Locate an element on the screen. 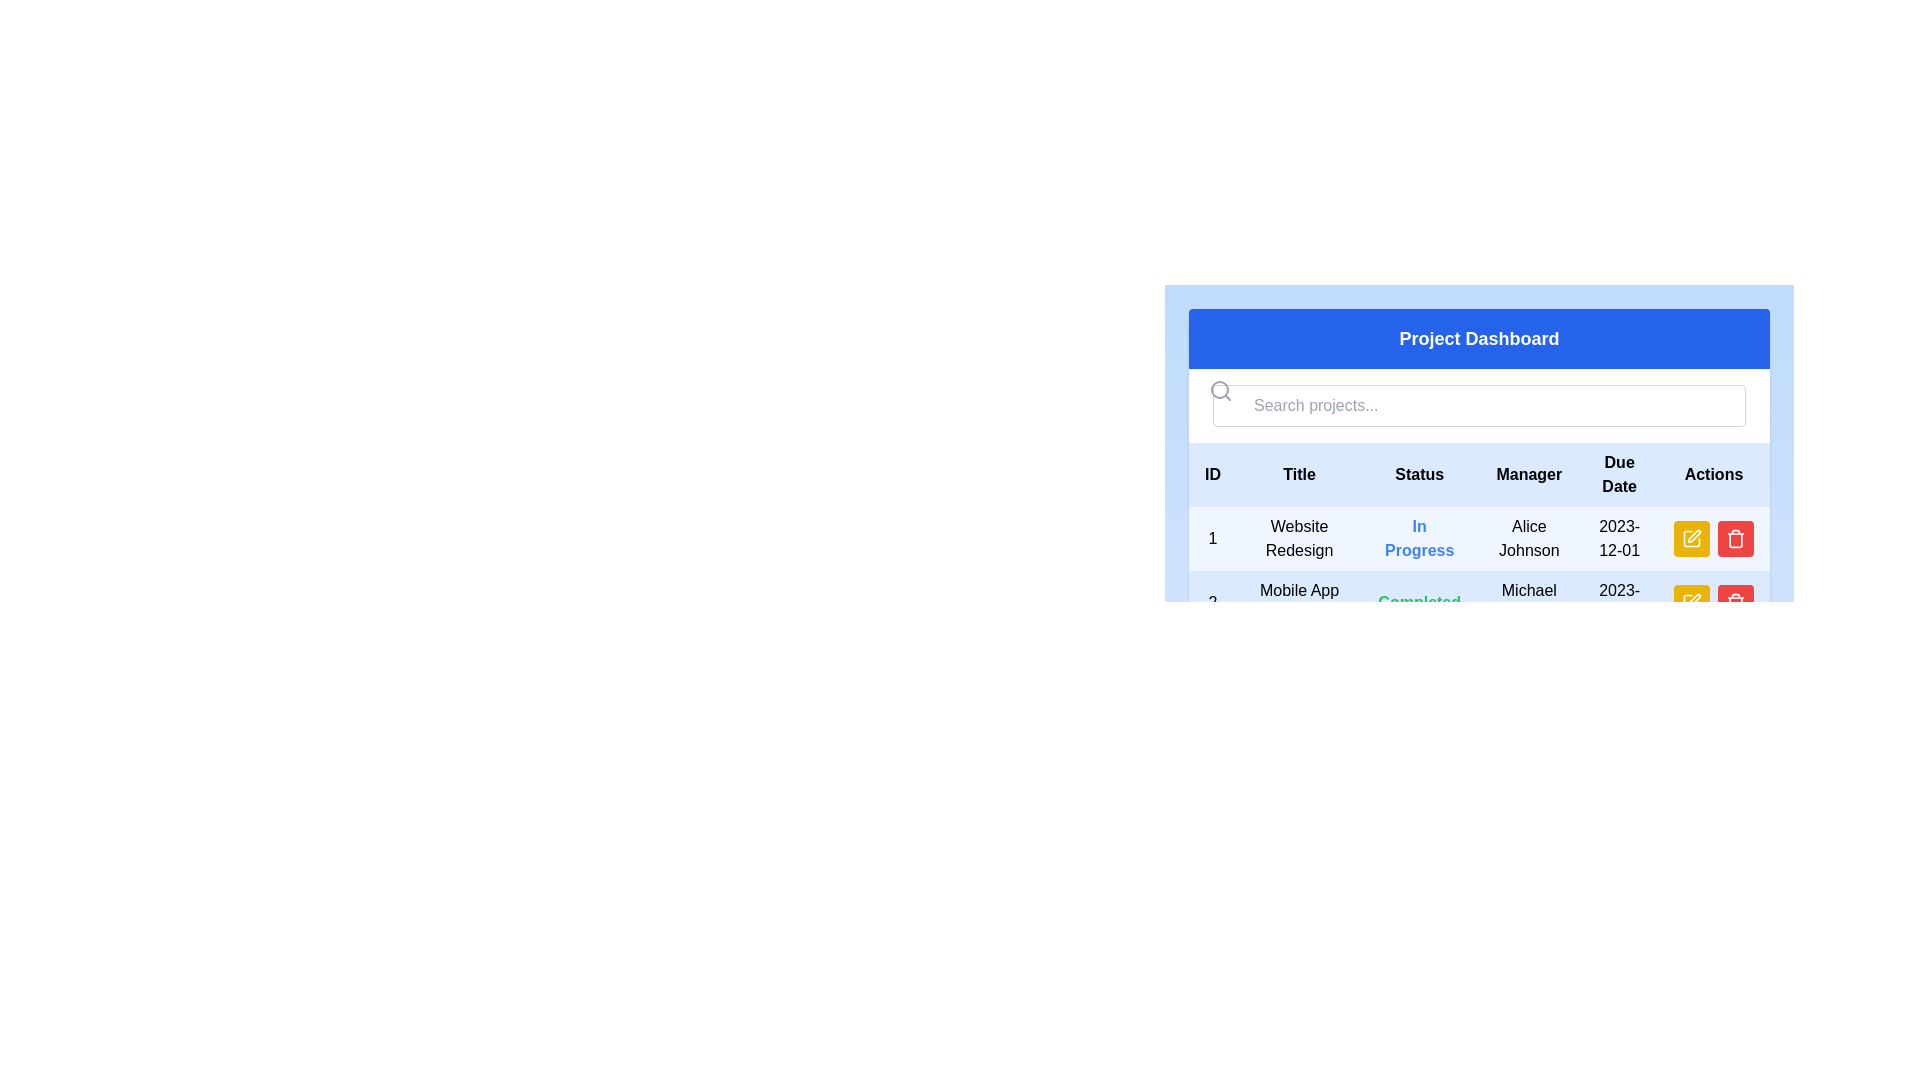  the small red square delete button with a trash can symbol located in the 'Actions' column of the first row in the data table, next to the 'Website Redesign' entry is located at coordinates (1712, 538).